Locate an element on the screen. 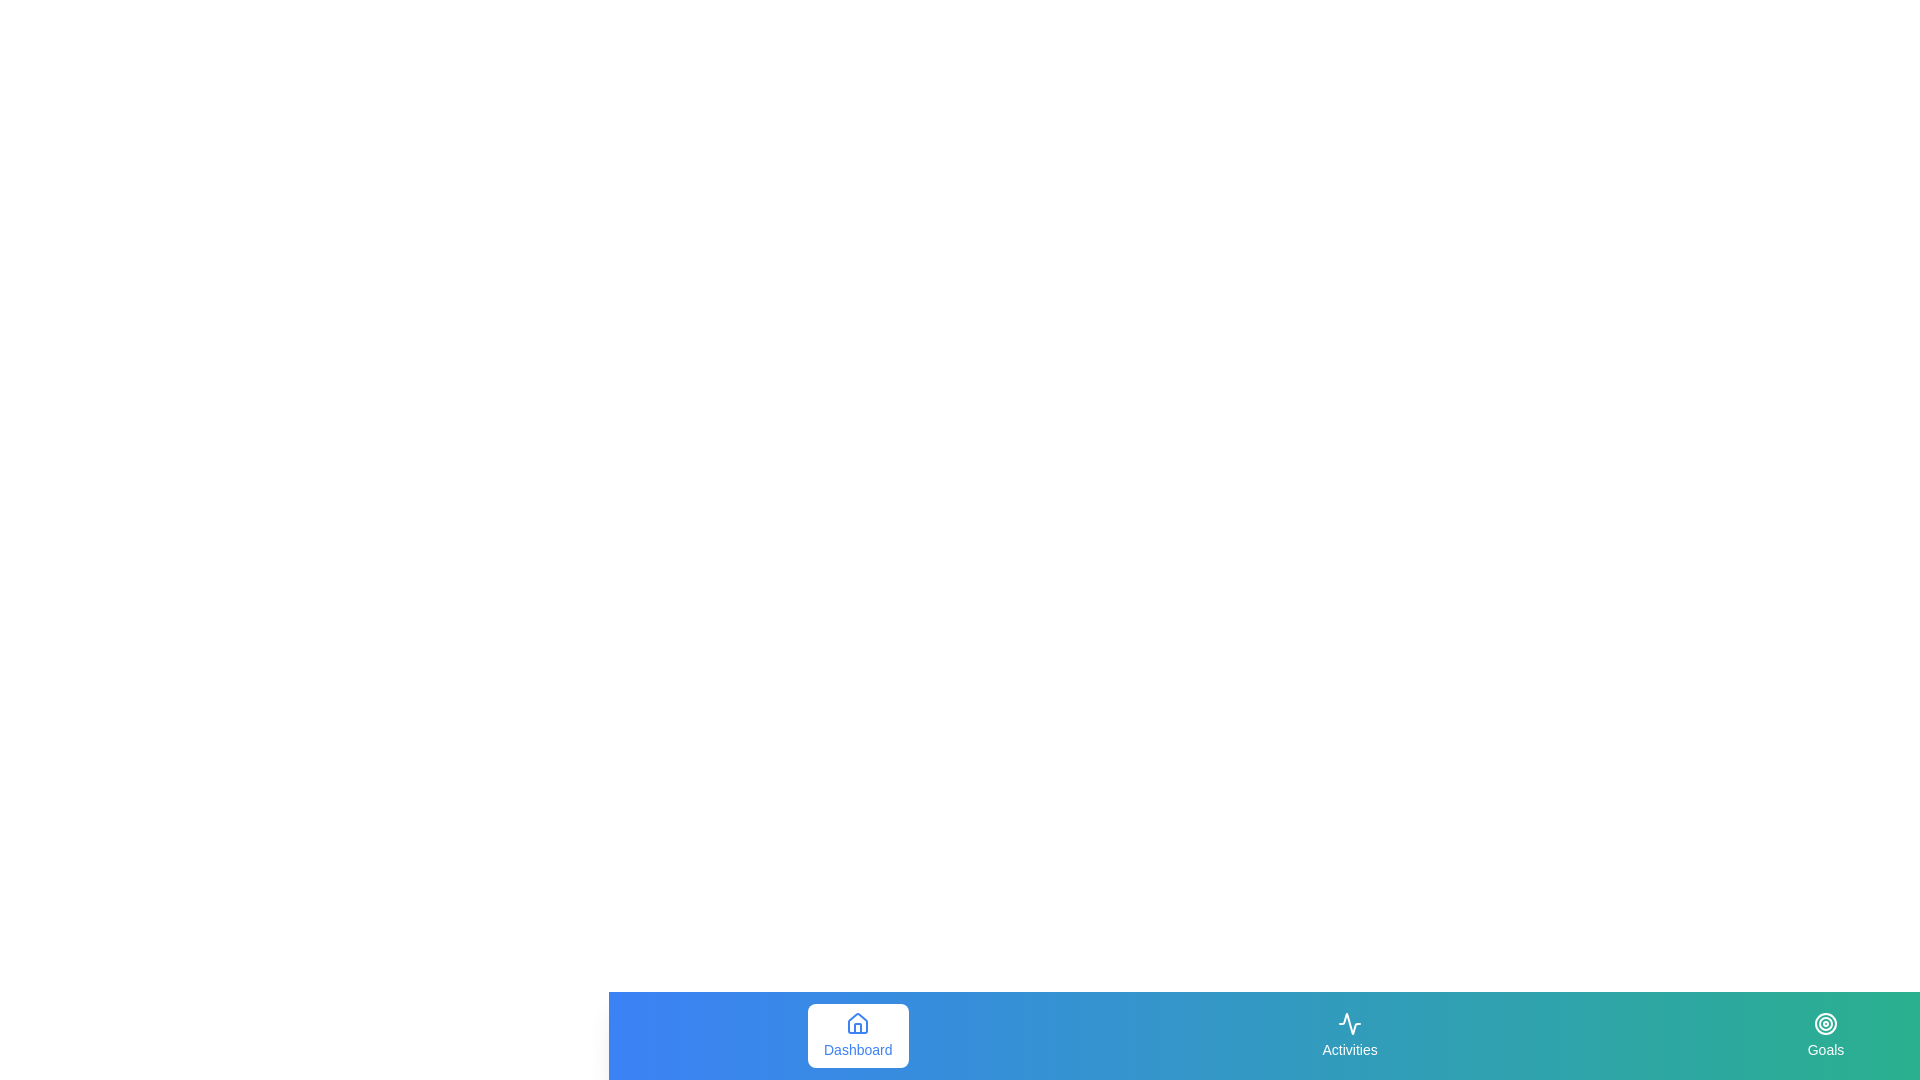  the navigation tab Dashboard by clicking on its corresponding button is located at coordinates (858, 1035).